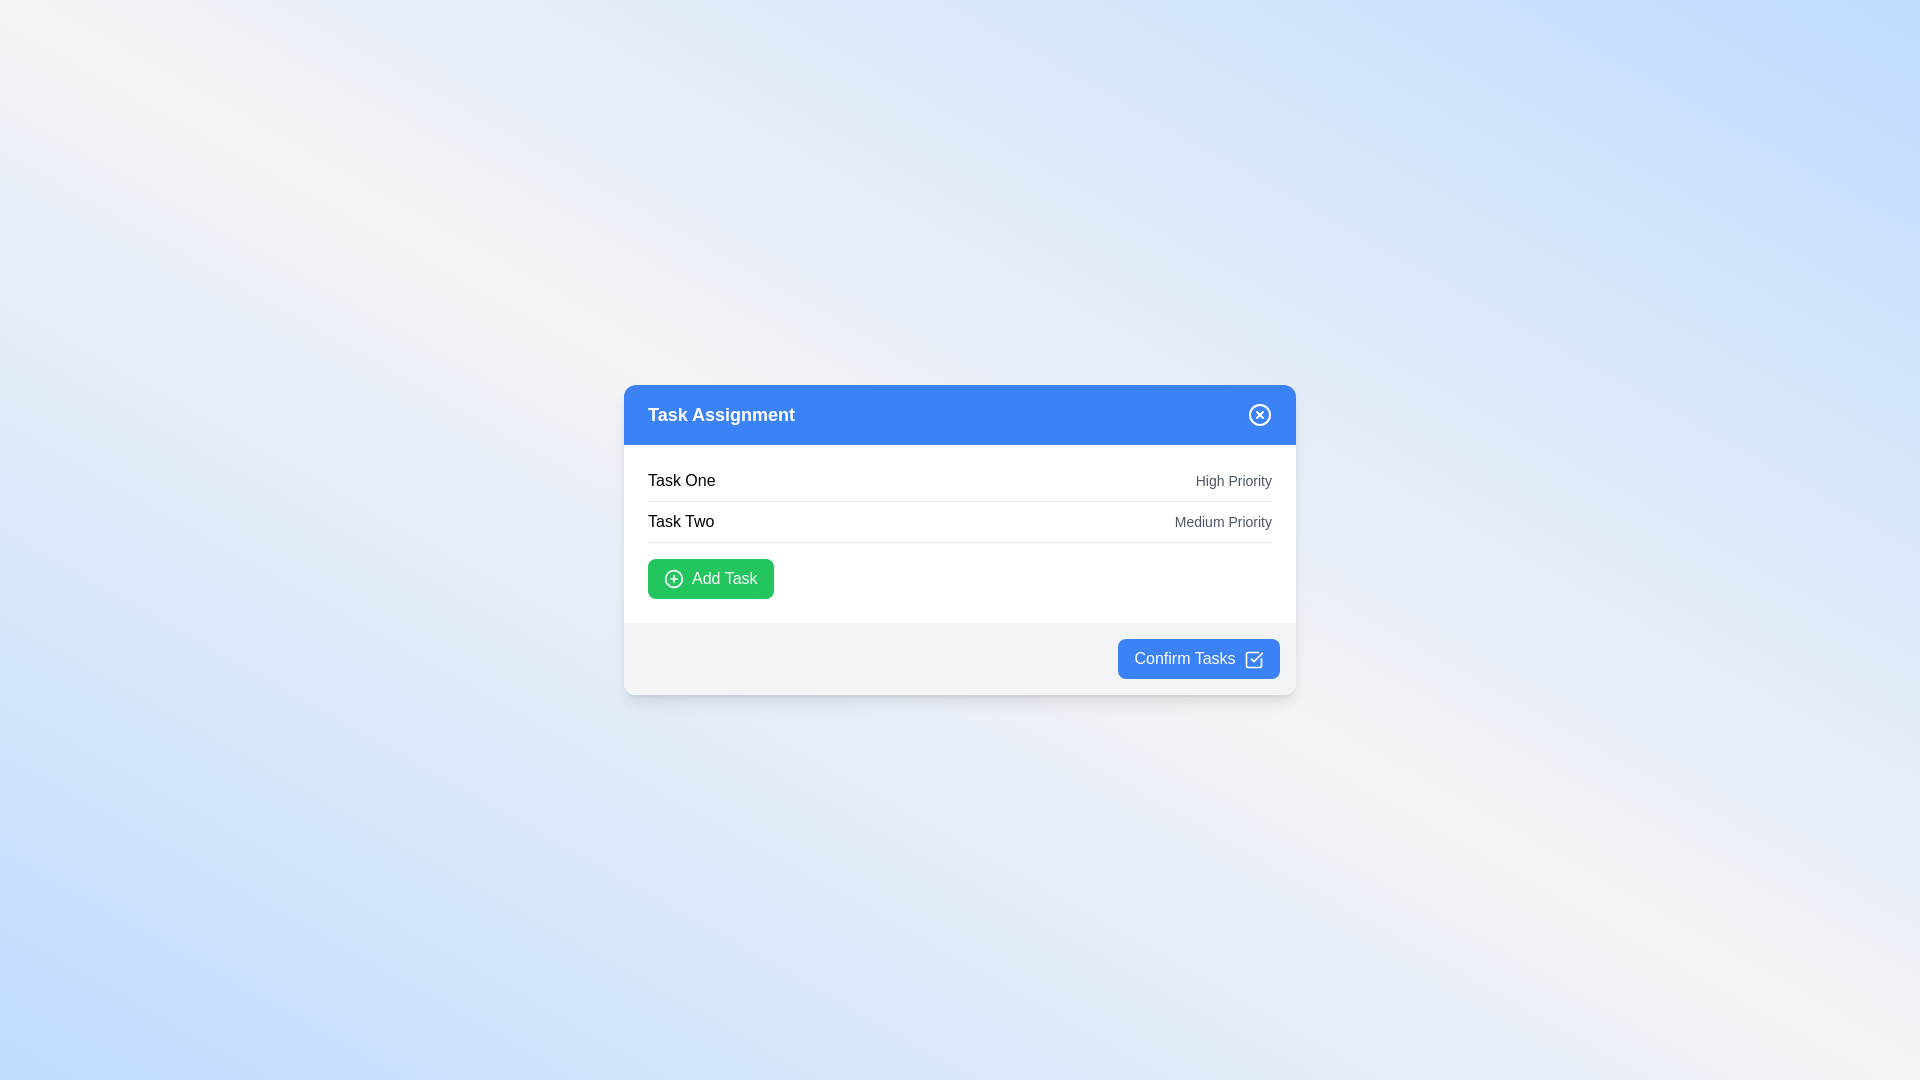 The height and width of the screenshot is (1080, 1920). What do you see at coordinates (710, 578) in the screenshot?
I see `'Add Task' button to add a new task` at bounding box center [710, 578].